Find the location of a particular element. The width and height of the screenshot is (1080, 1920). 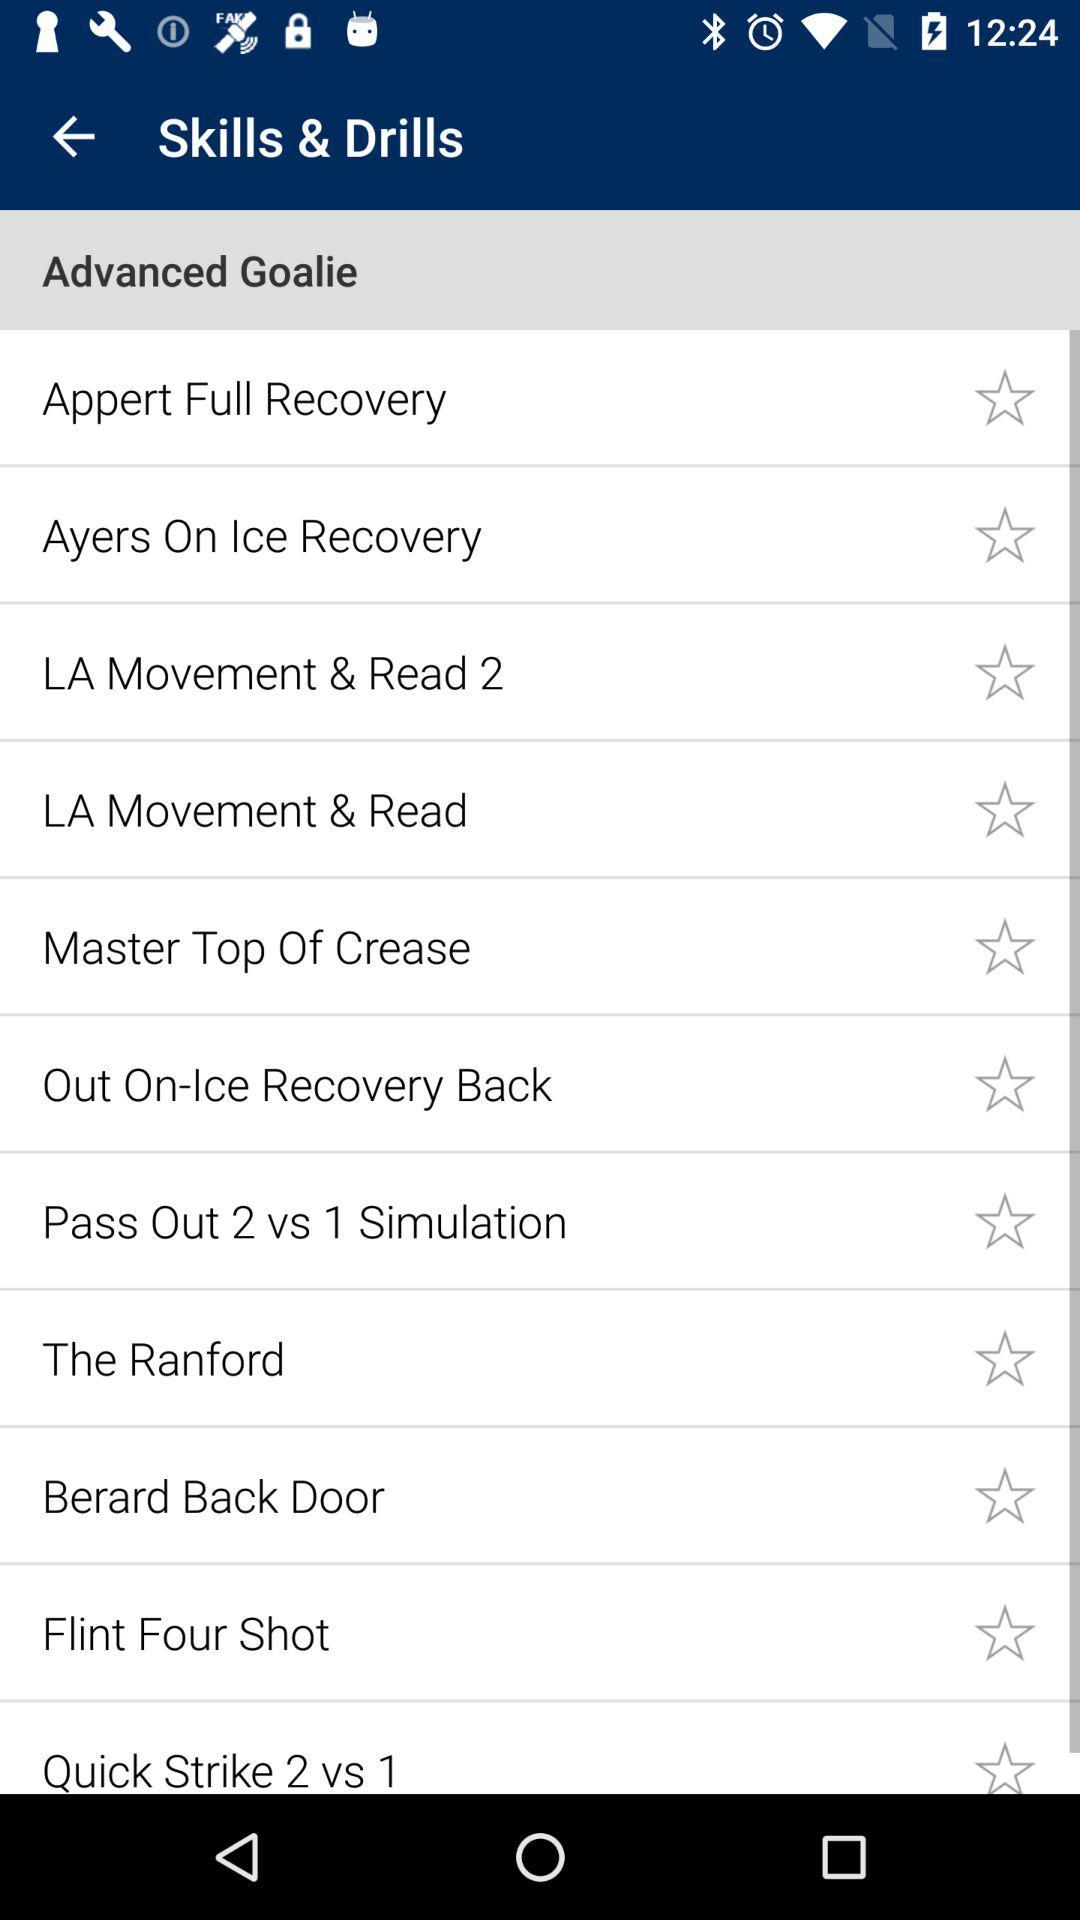

favorite is located at coordinates (1026, 1357).